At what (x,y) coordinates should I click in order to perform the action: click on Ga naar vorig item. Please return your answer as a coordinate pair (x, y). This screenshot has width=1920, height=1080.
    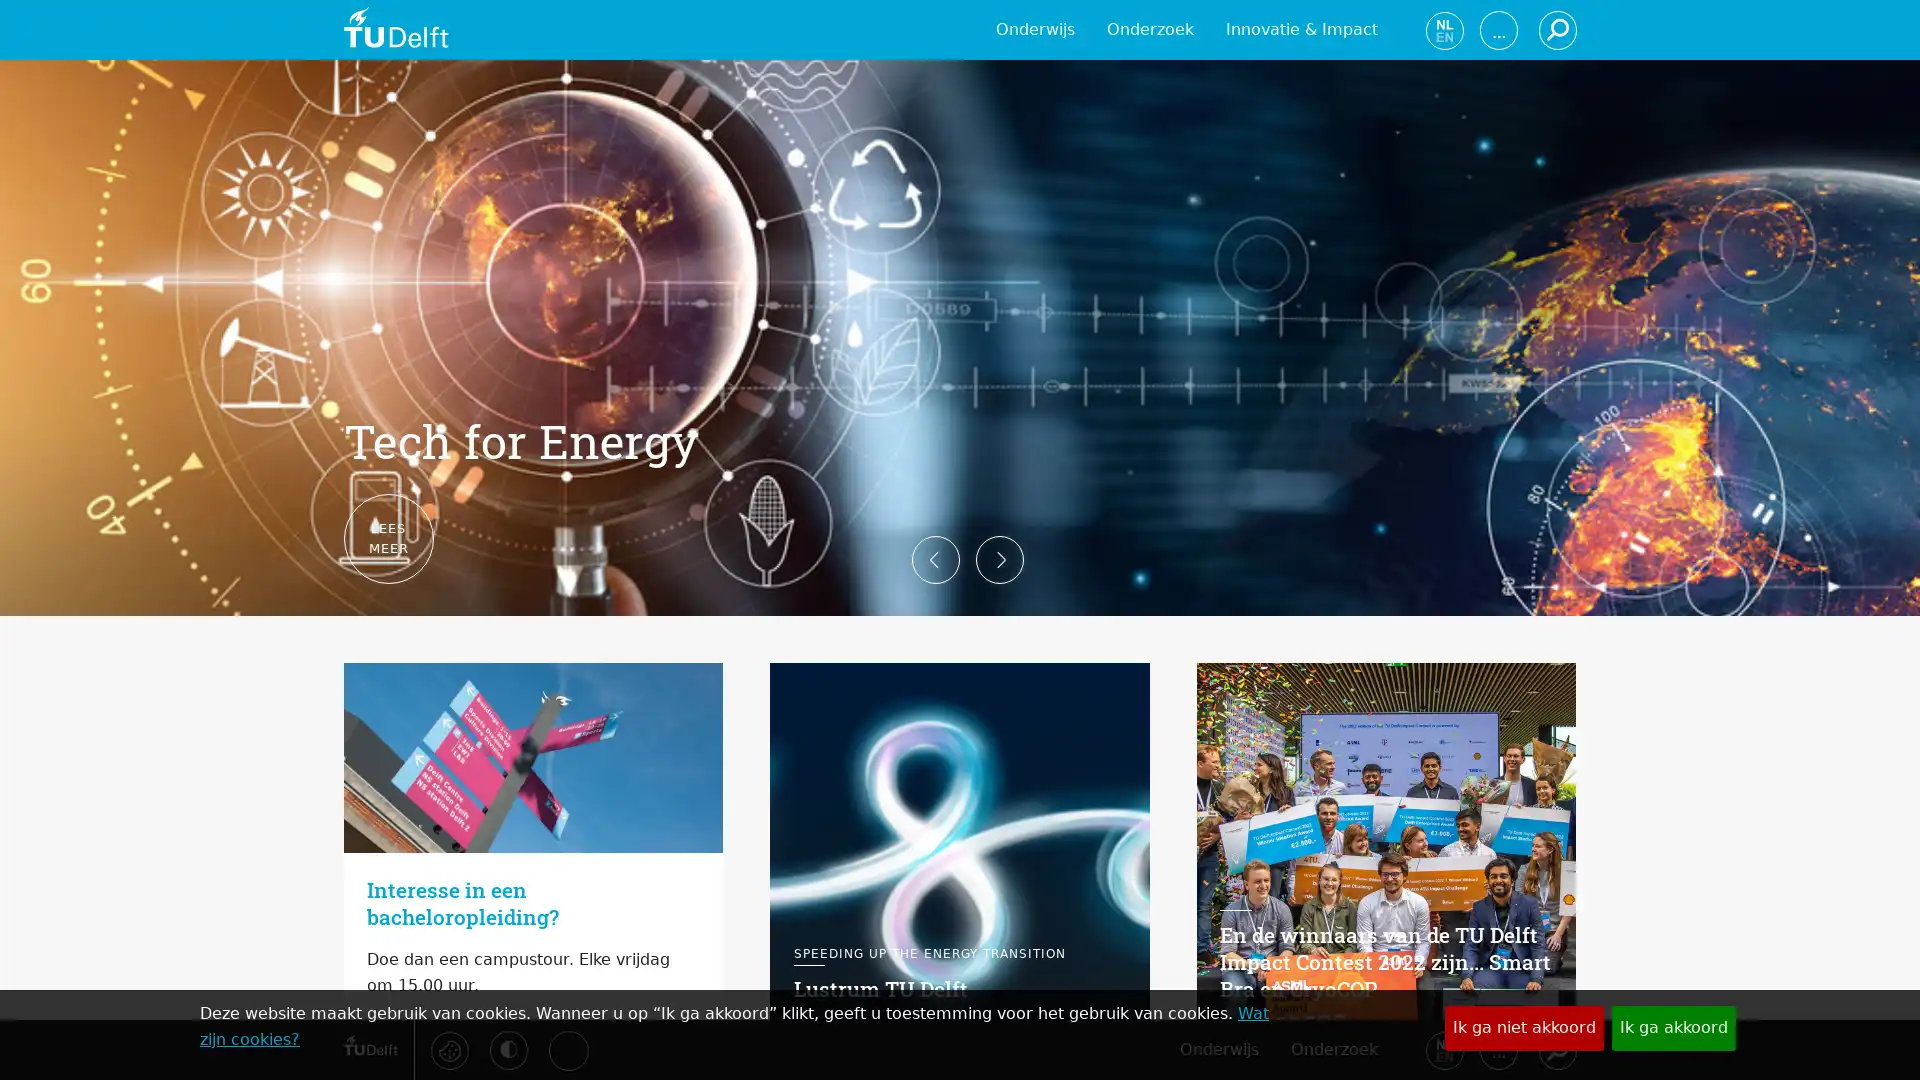
    Looking at the image, I should click on (311, 540).